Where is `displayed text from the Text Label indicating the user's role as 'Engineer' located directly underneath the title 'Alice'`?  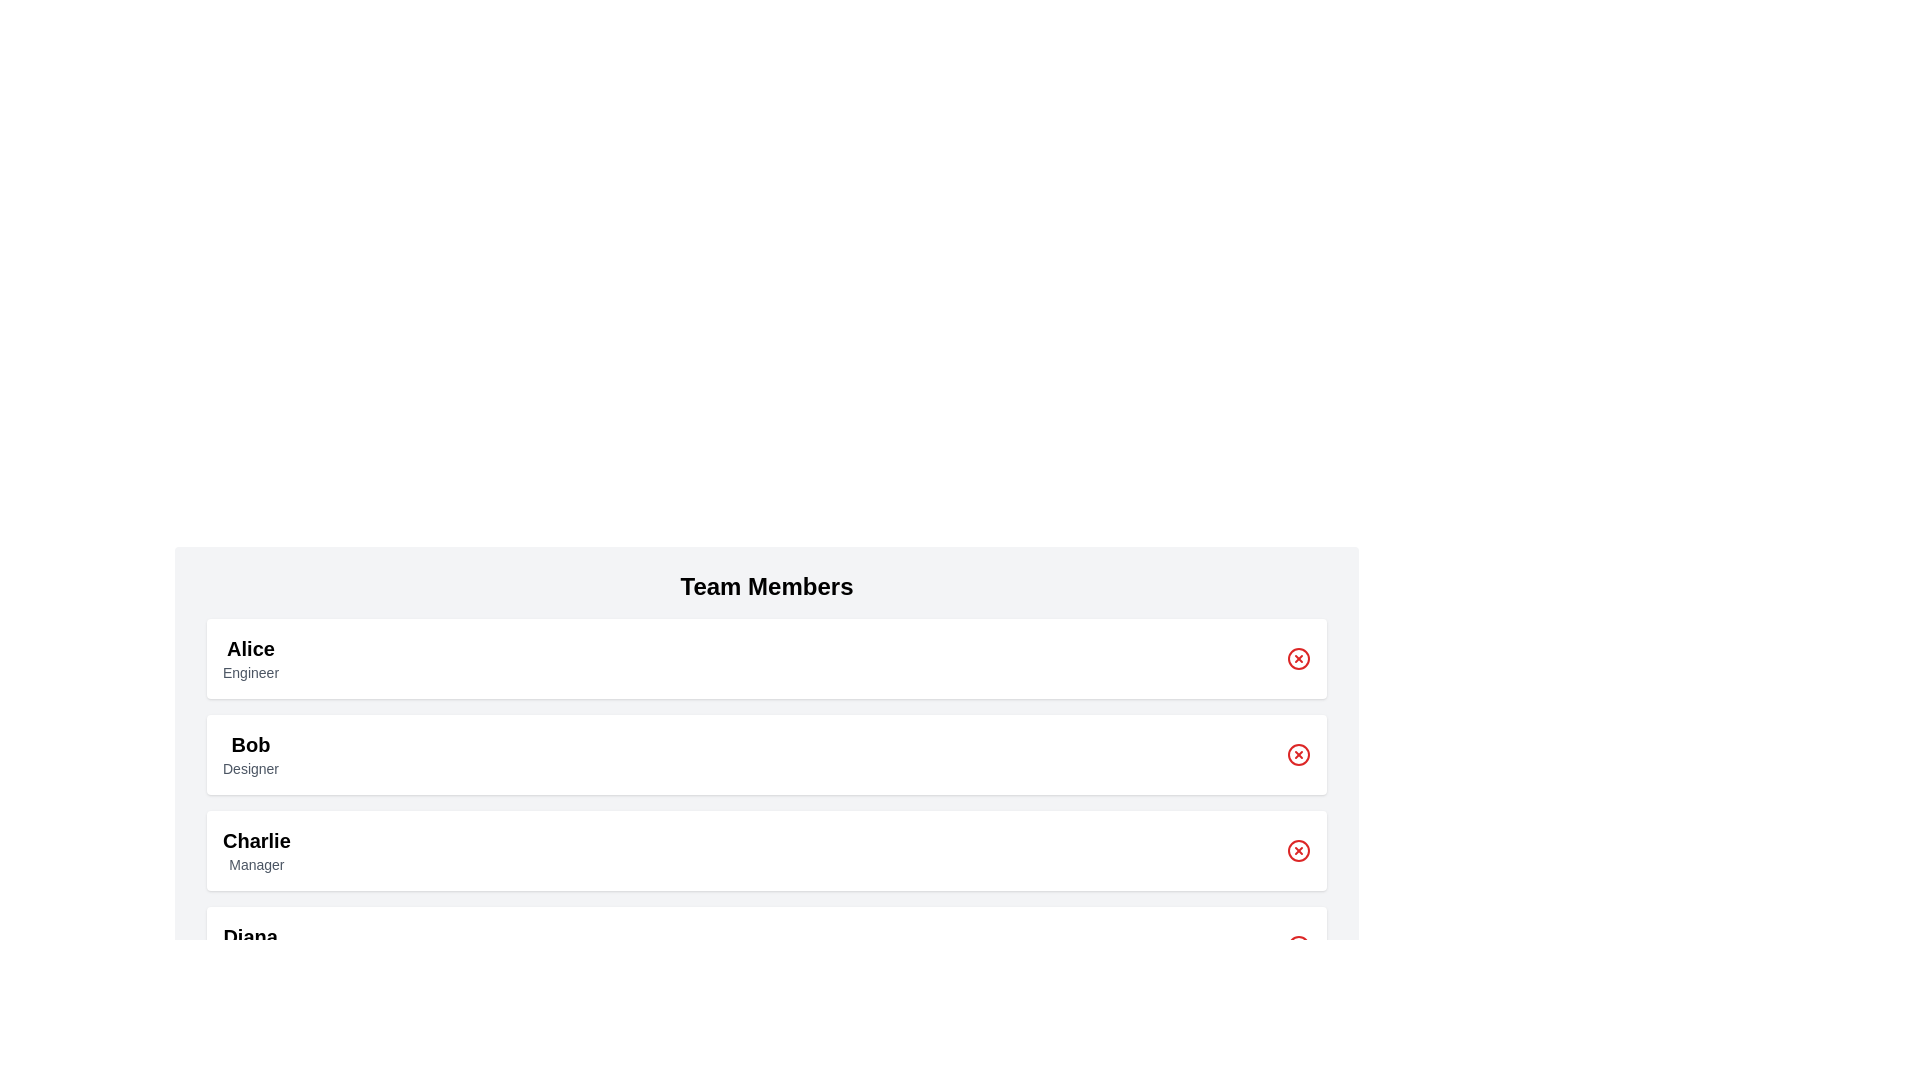 displayed text from the Text Label indicating the user's role as 'Engineer' located directly underneath the title 'Alice' is located at coordinates (249, 672).